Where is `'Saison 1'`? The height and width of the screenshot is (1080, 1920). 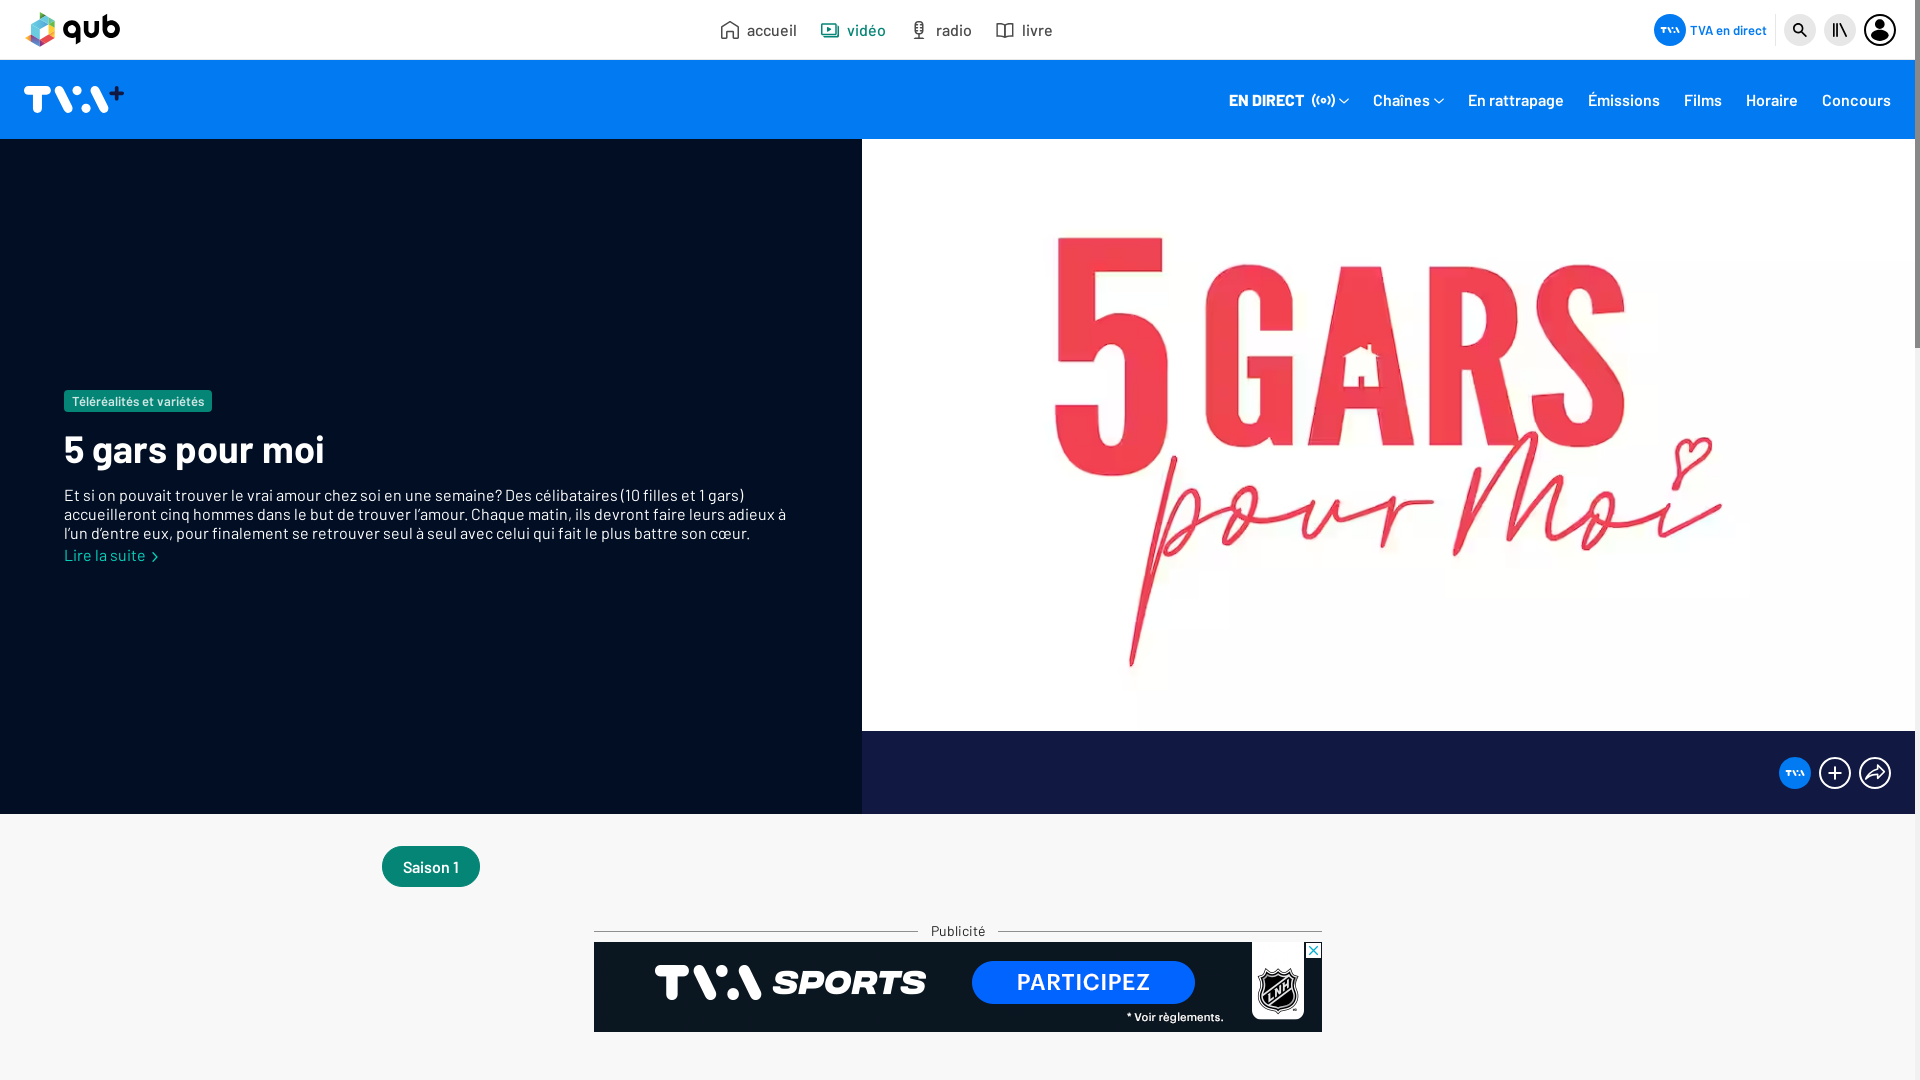 'Saison 1' is located at coordinates (430, 865).